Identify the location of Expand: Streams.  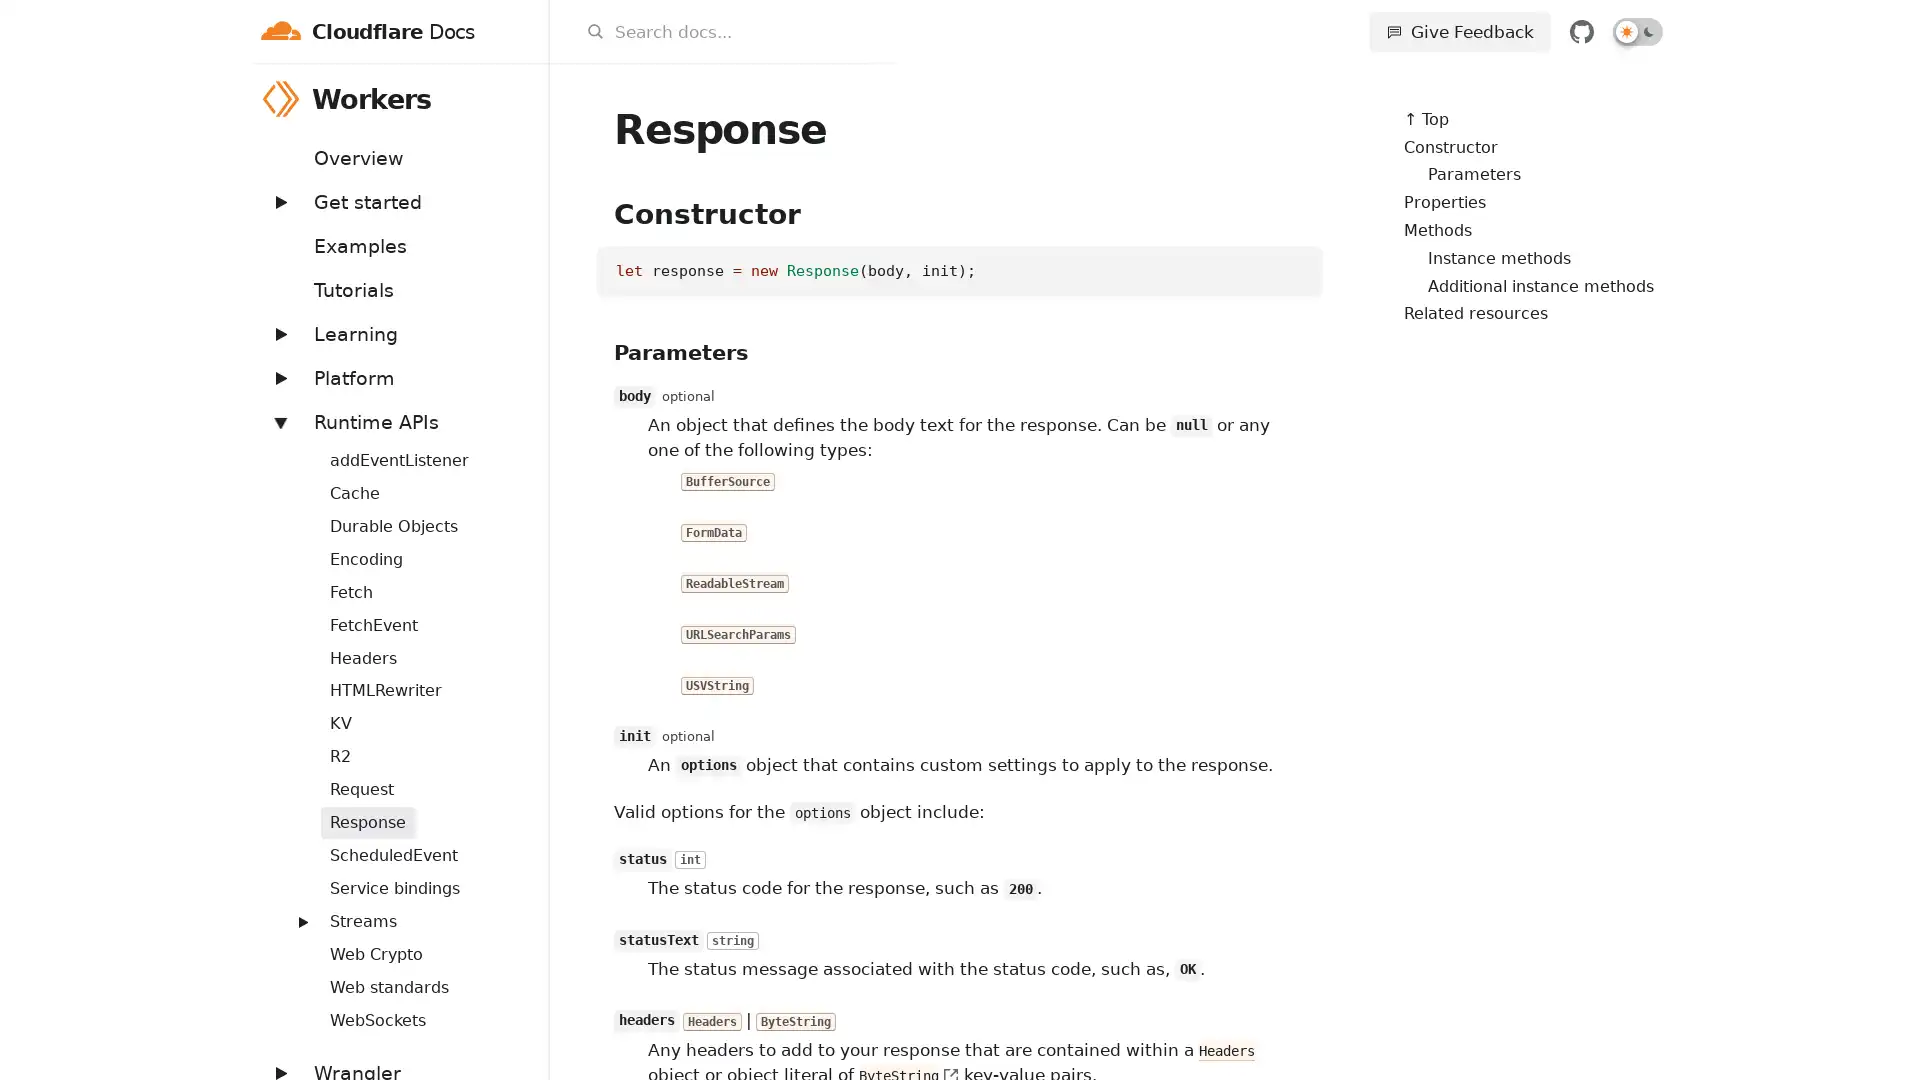
(301, 921).